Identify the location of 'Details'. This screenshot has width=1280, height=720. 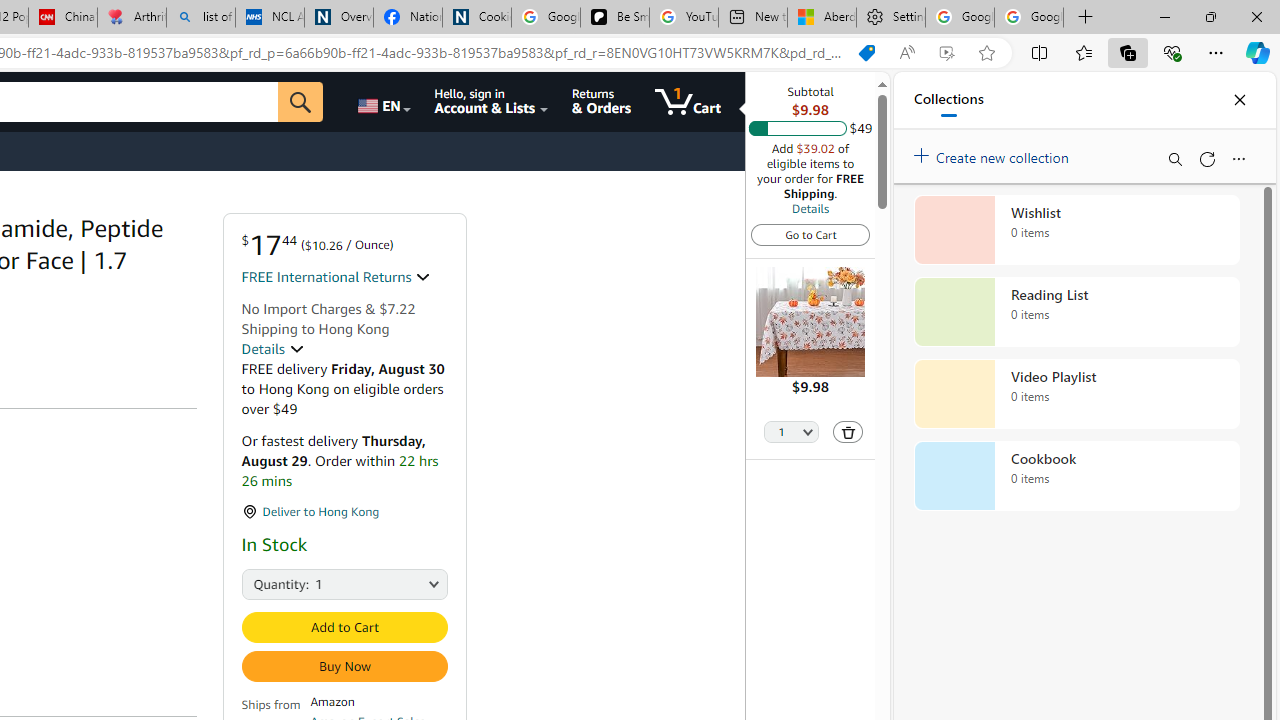
(810, 208).